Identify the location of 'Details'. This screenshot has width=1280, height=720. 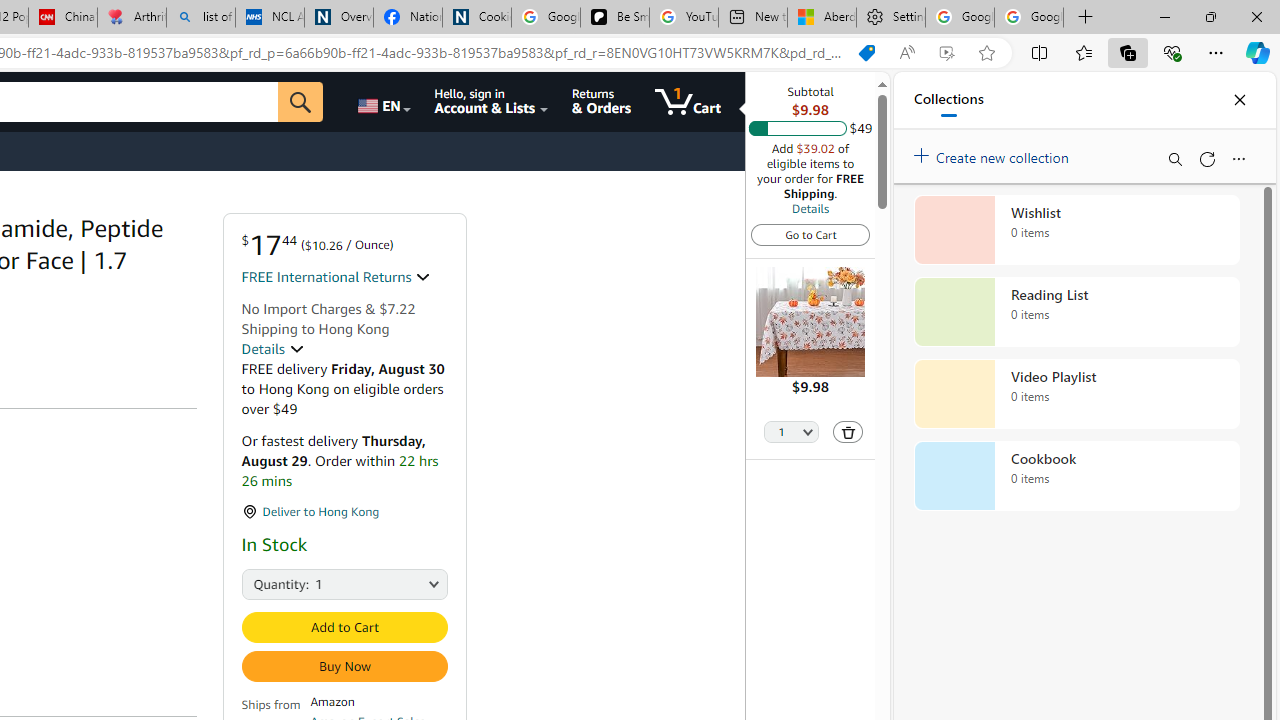
(810, 208).